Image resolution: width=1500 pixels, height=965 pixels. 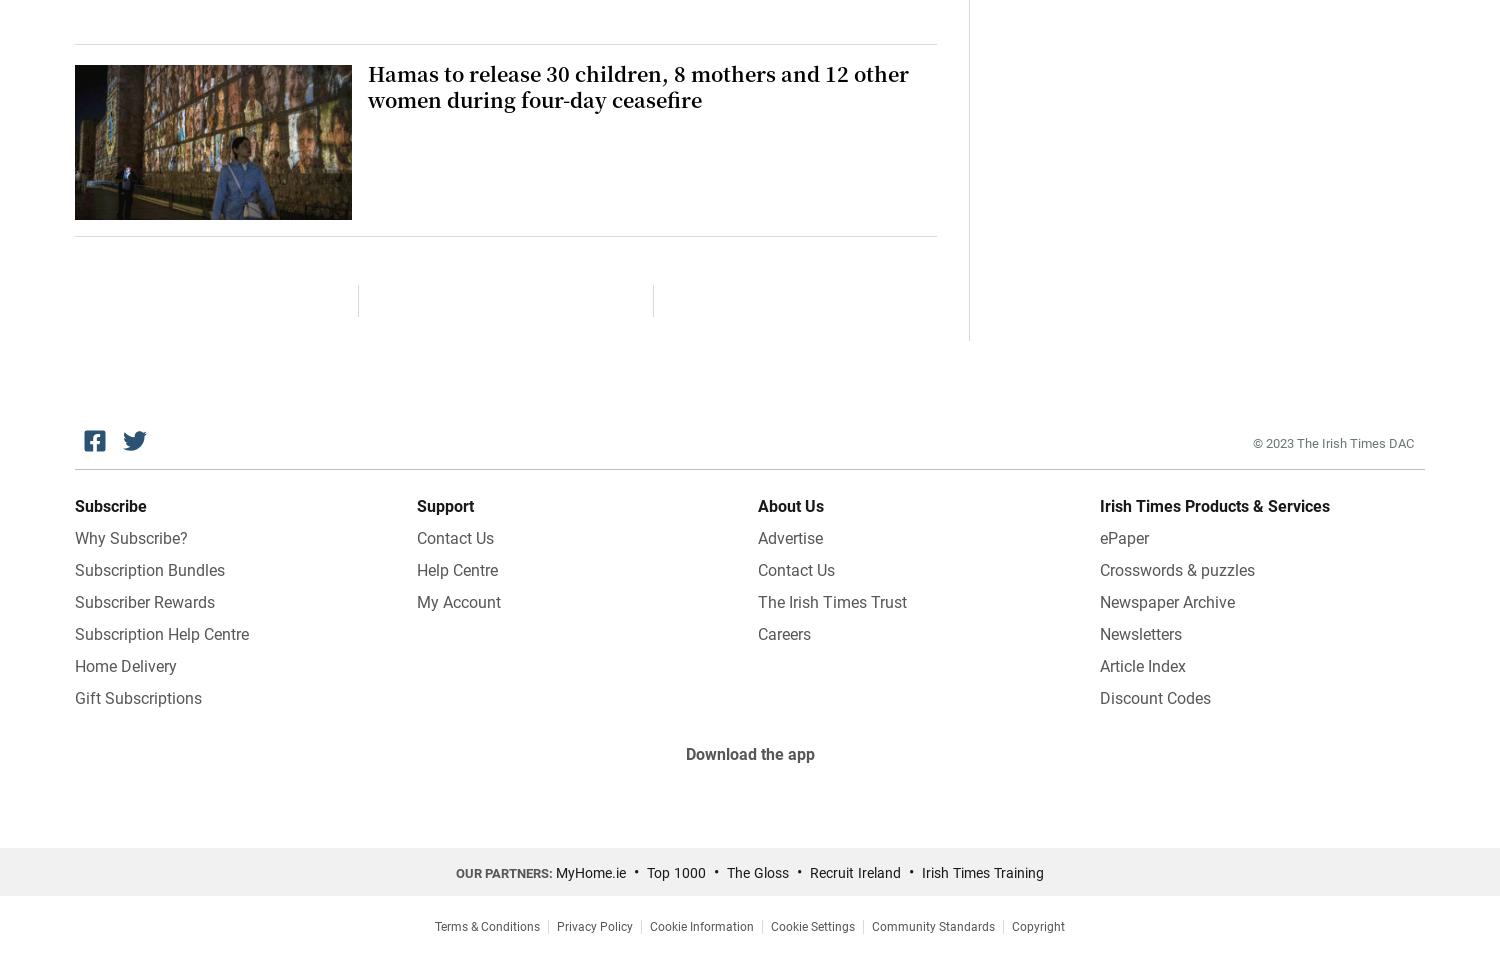 I want to click on 'The Irish Times Trust', so click(x=831, y=600).